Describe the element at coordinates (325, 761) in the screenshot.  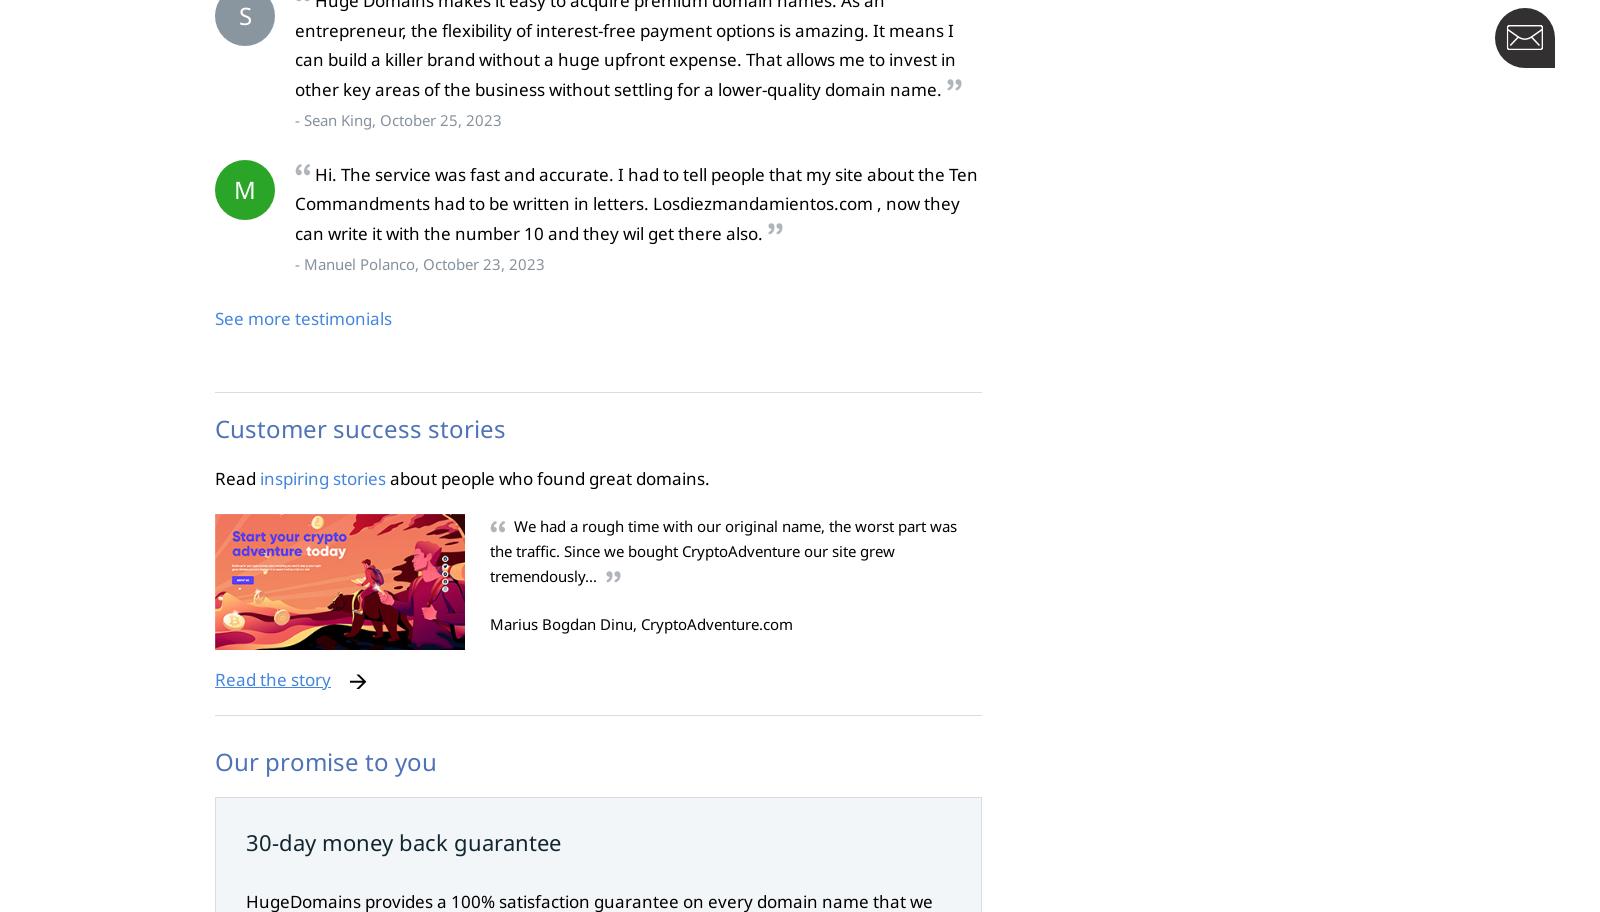
I see `'Our promise to you'` at that location.